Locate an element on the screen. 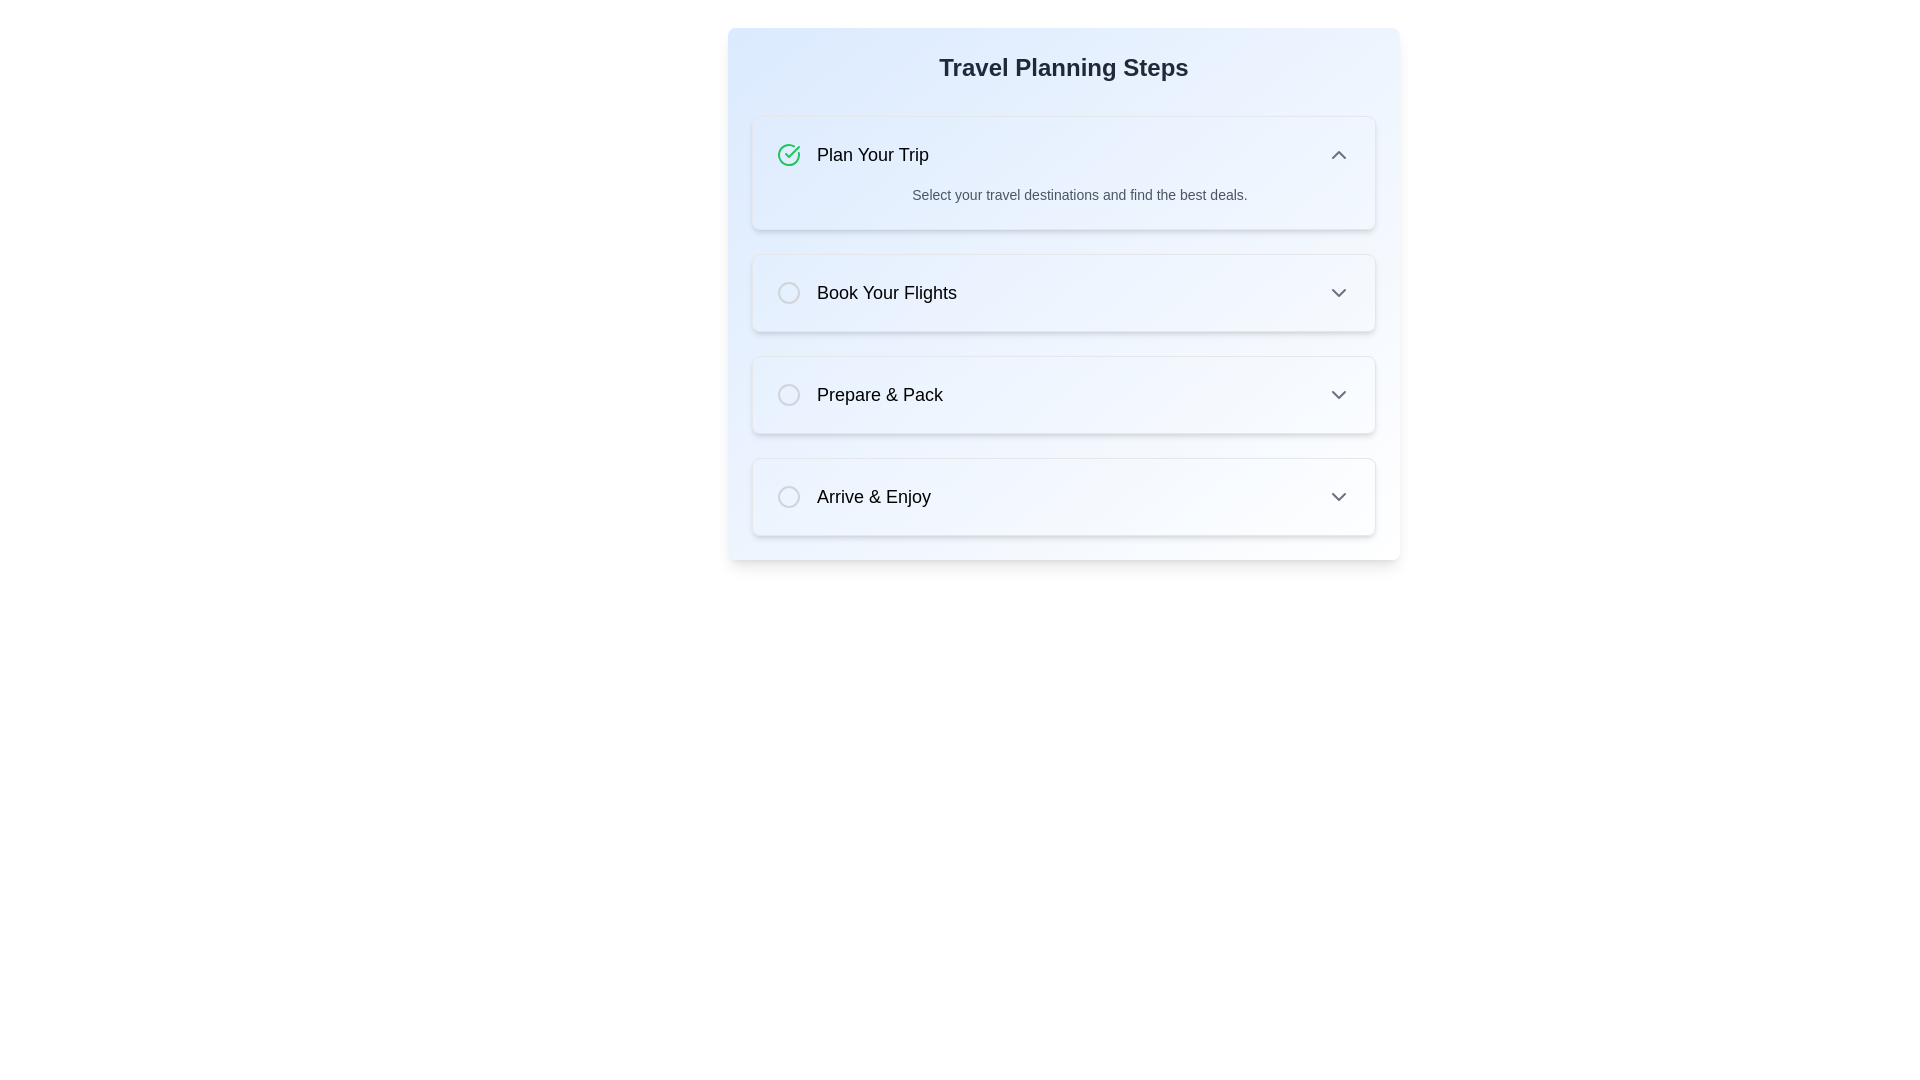 This screenshot has height=1080, width=1920. the green checkmark icon located within a circular outline to the left of the text 'Plan Your Trip' is located at coordinates (791, 150).